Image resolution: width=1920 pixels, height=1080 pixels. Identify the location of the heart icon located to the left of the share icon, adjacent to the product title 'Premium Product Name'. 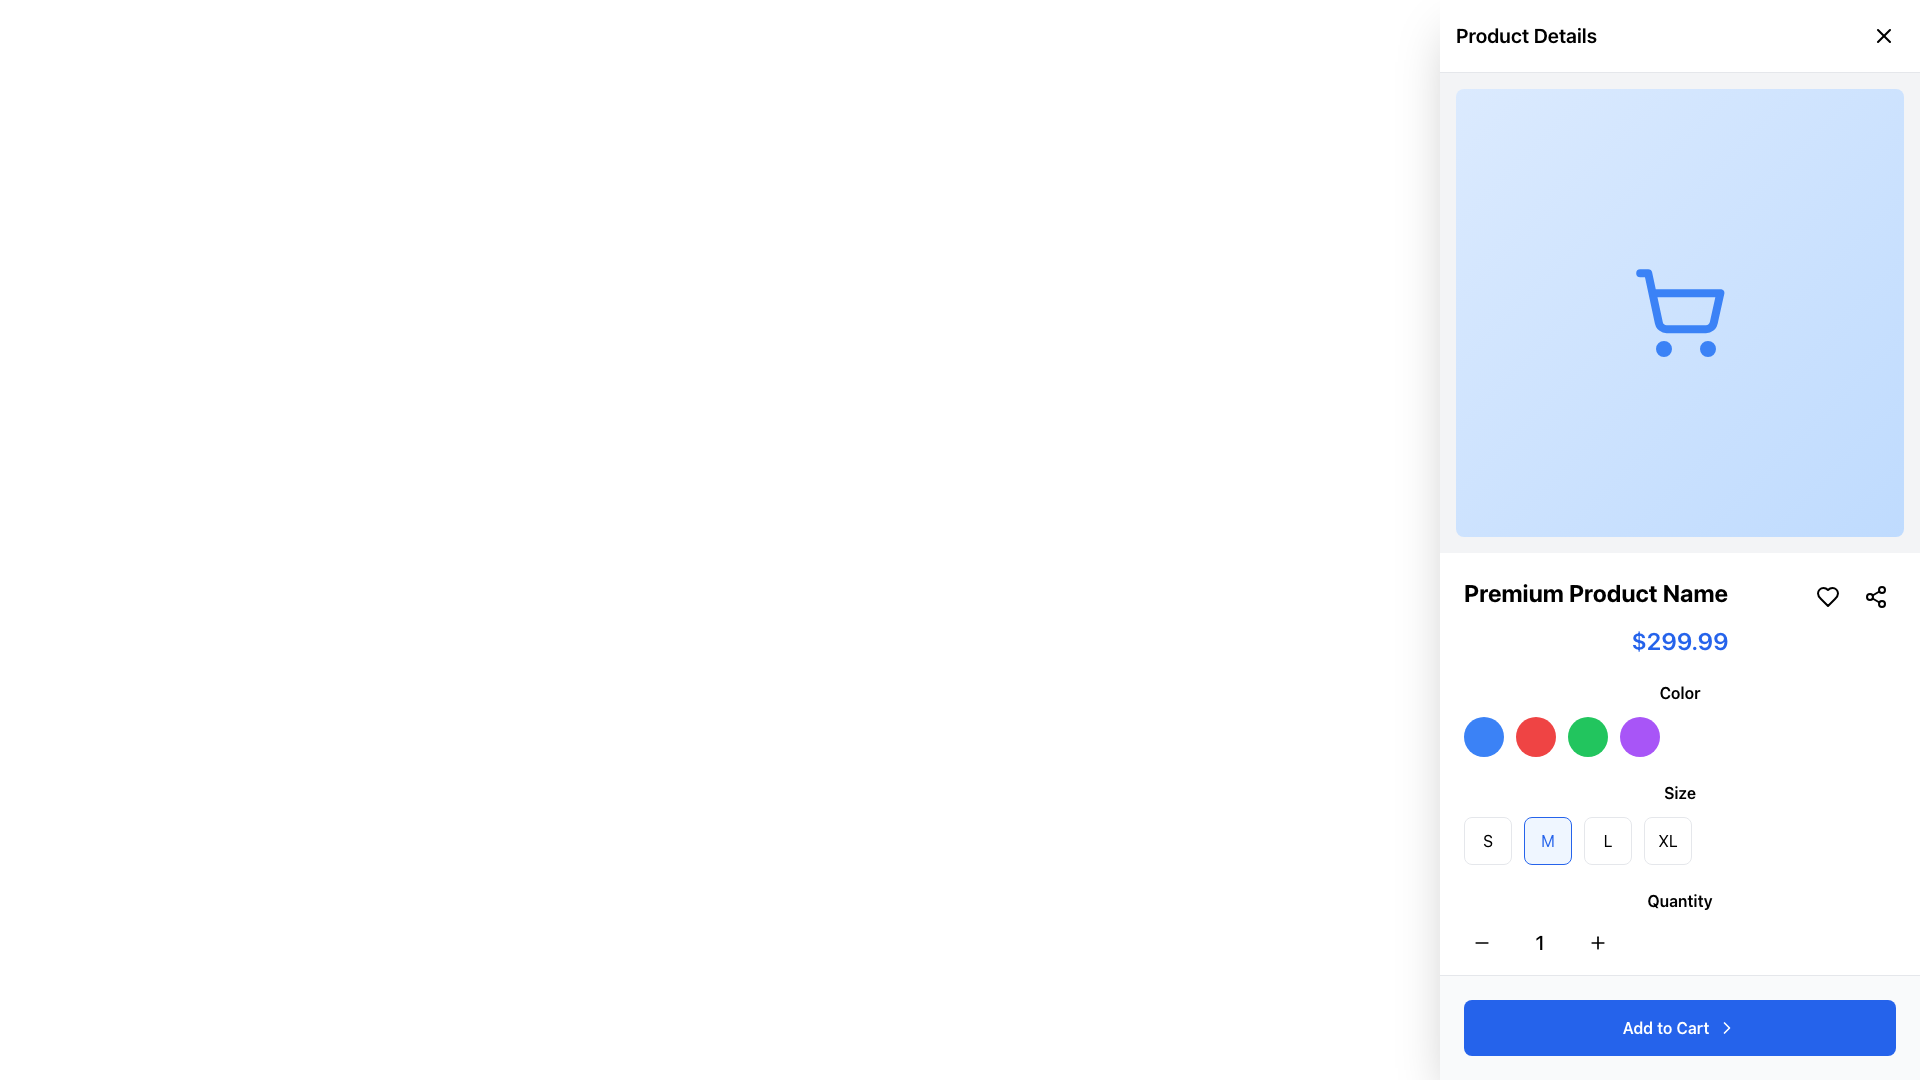
(1828, 596).